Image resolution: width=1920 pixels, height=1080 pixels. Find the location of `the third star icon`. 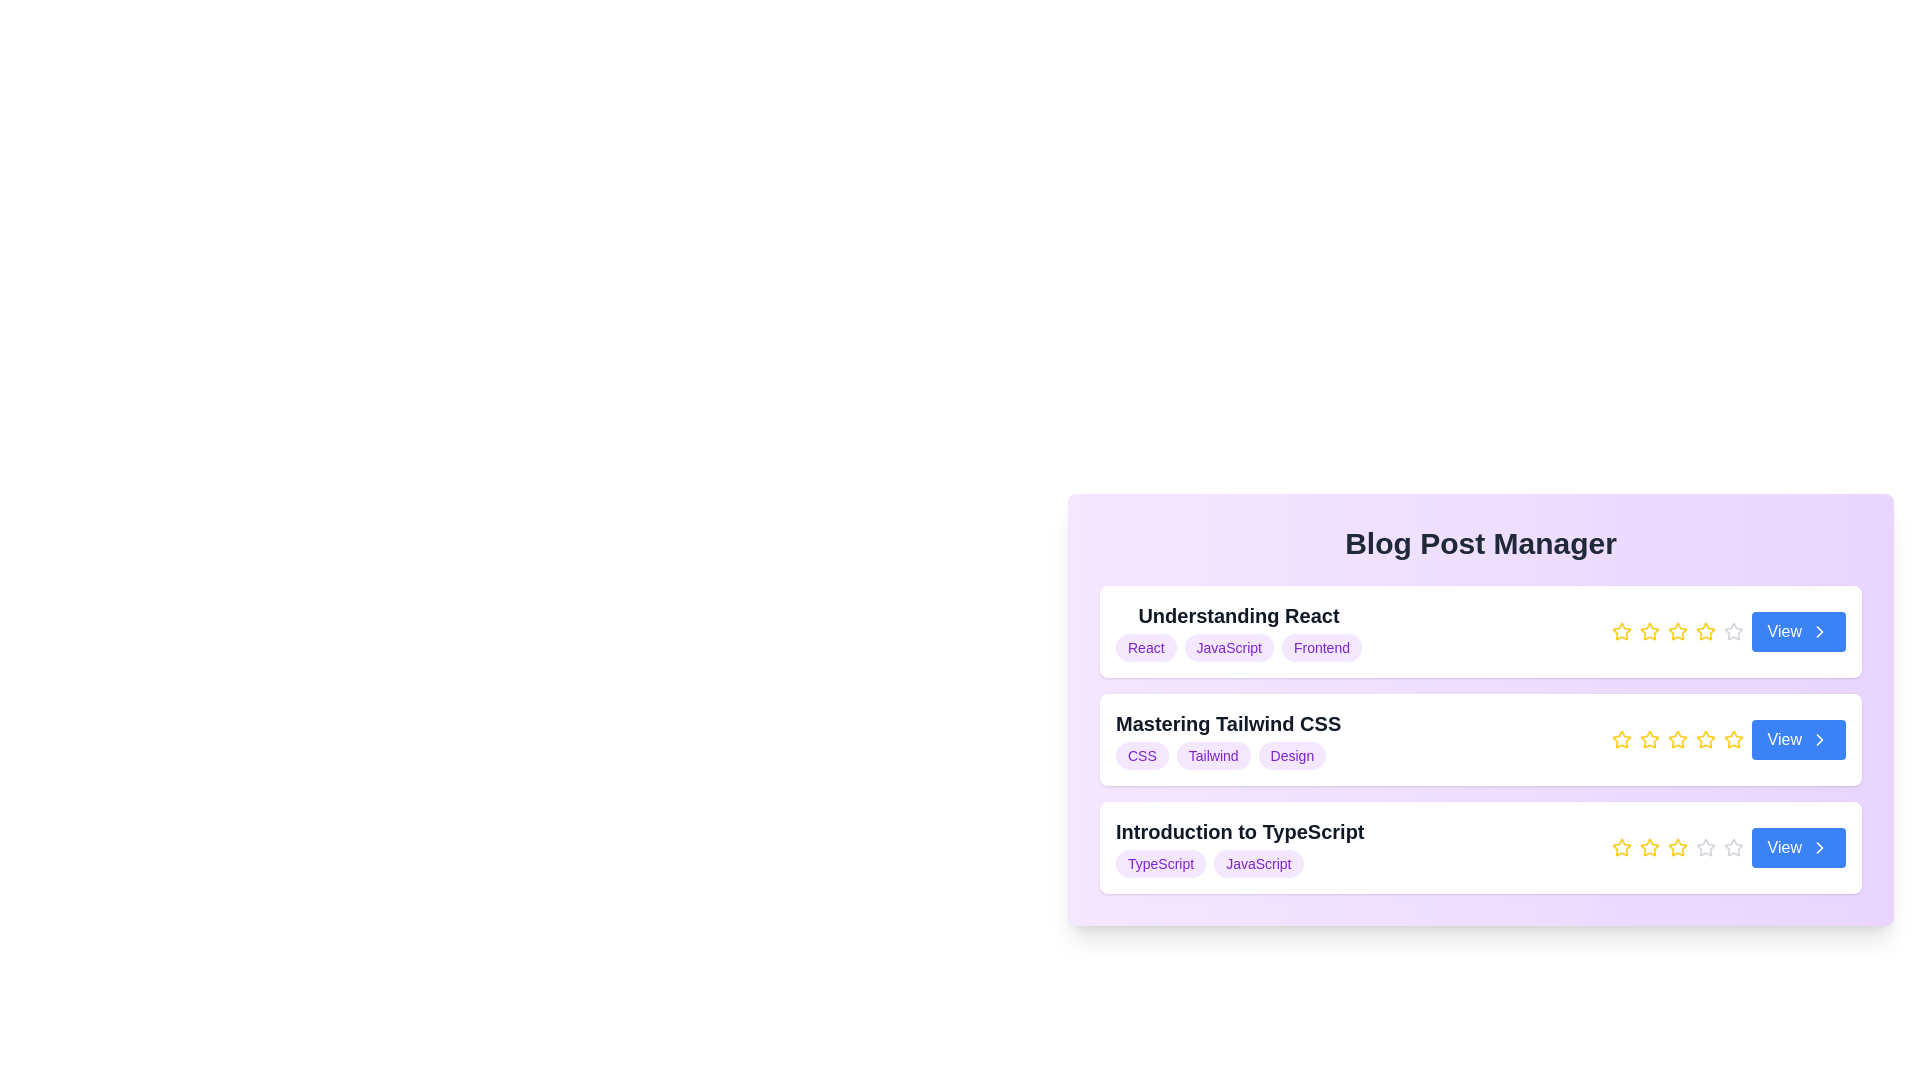

the third star icon is located at coordinates (1649, 848).